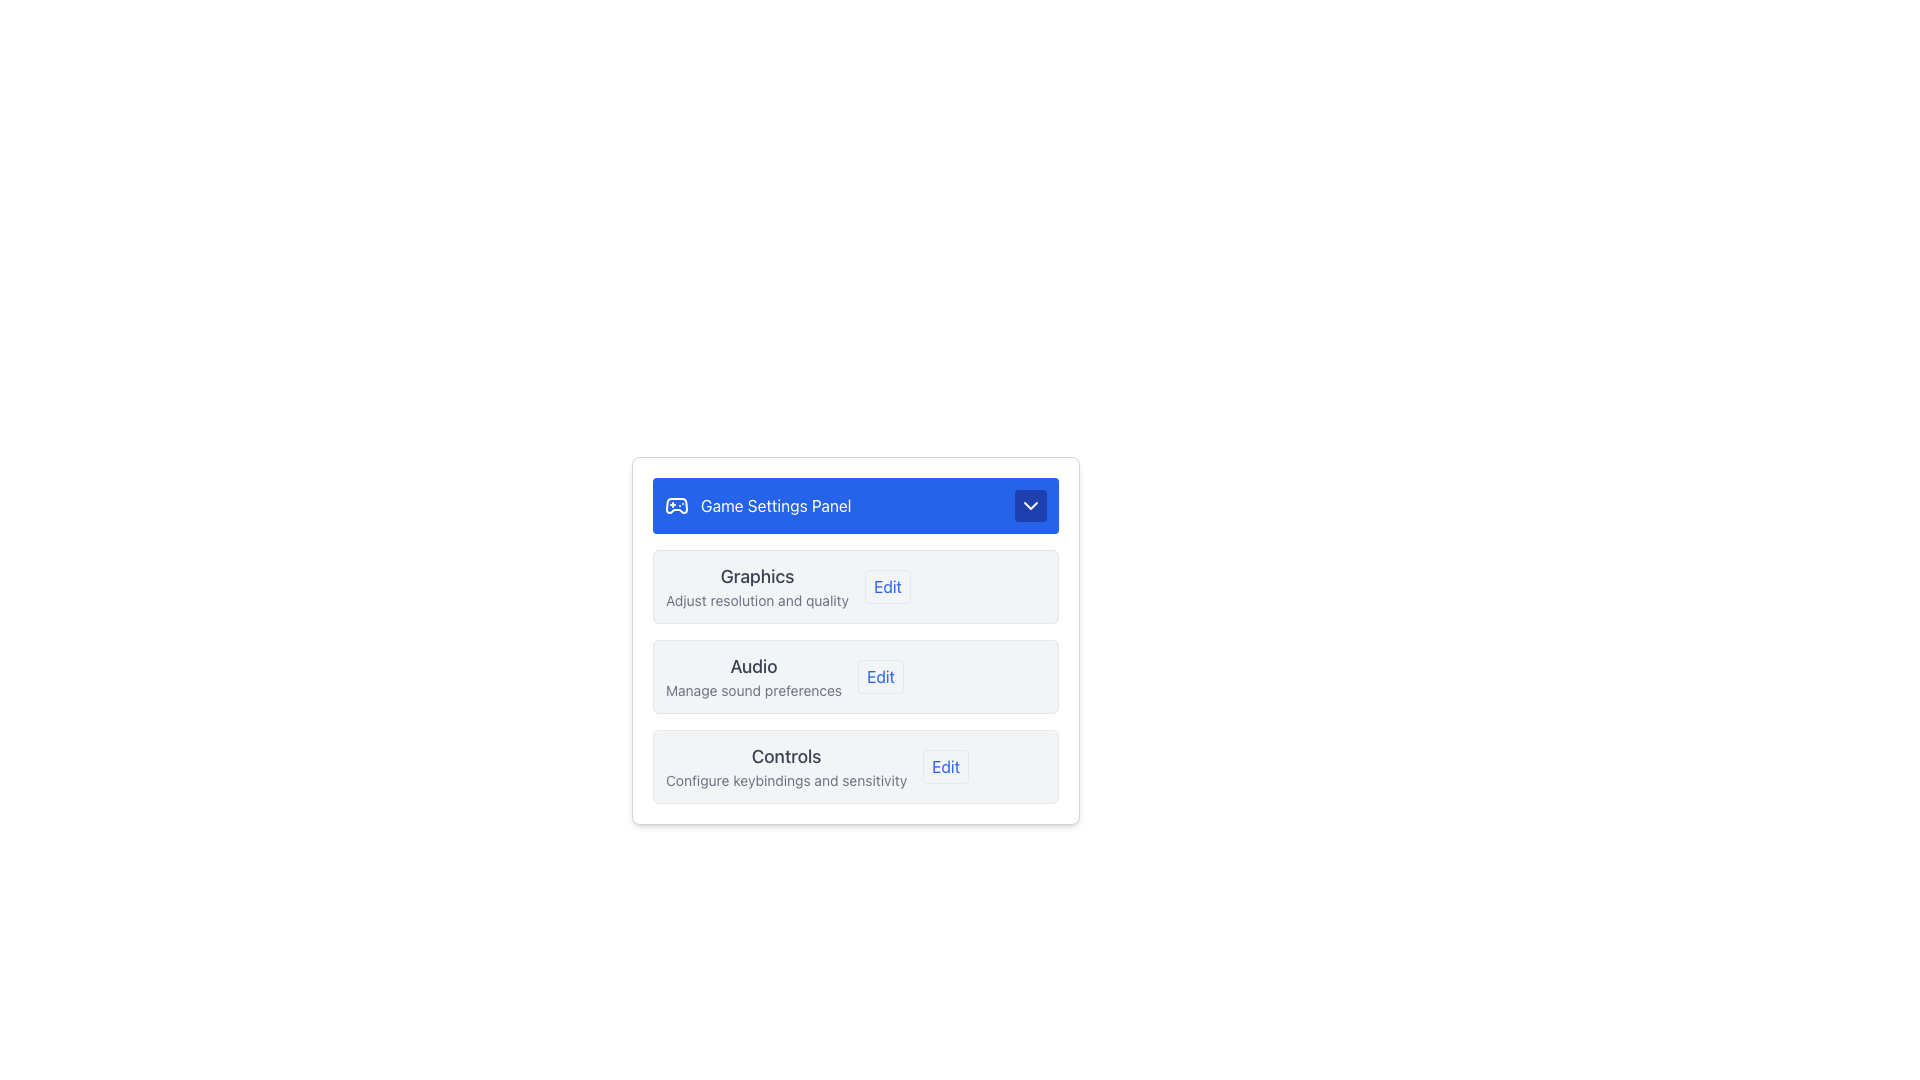 Image resolution: width=1920 pixels, height=1080 pixels. I want to click on the 'Edit' button located to the right of the 'Graphics' and 'Adjust resolution and quality' text group in the 'Graphics' section of the 'Game Settings Panel', so click(887, 585).